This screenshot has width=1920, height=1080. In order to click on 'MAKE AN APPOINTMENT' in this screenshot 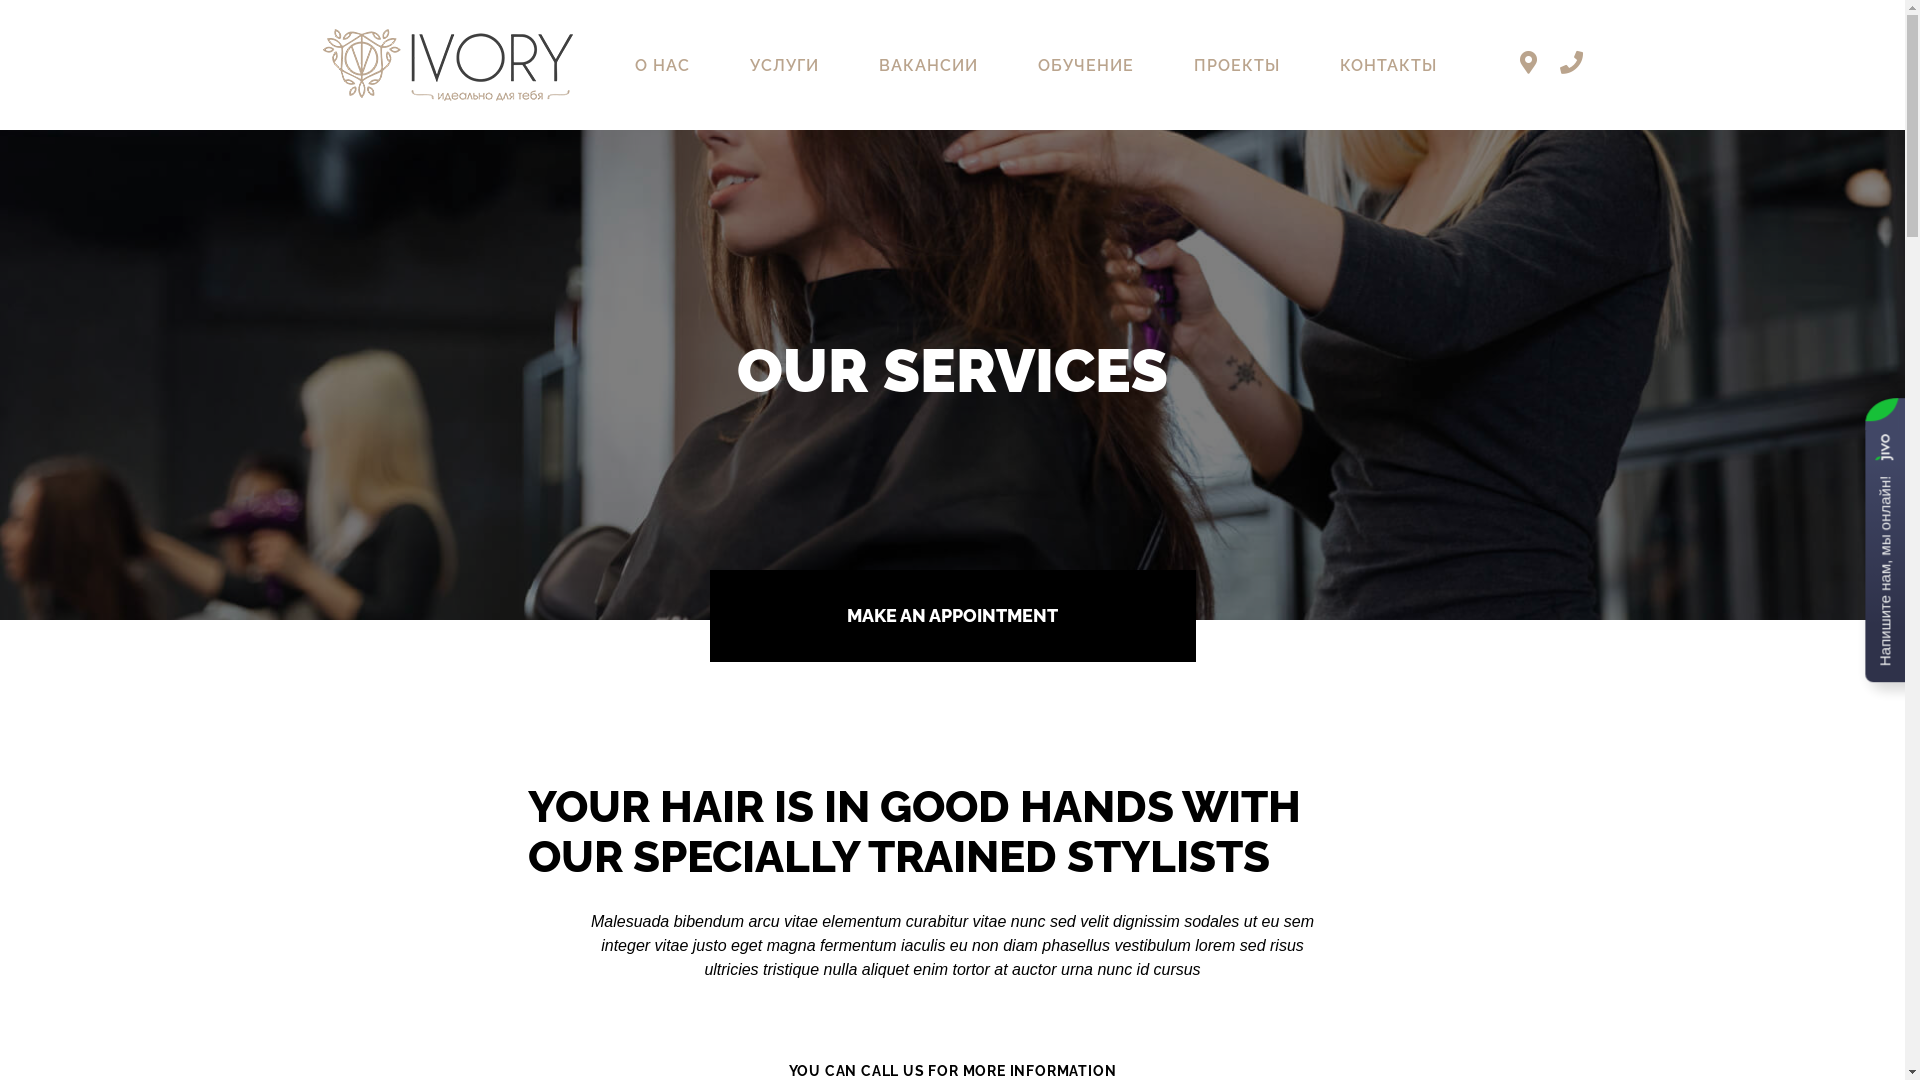, I will do `click(952, 615)`.